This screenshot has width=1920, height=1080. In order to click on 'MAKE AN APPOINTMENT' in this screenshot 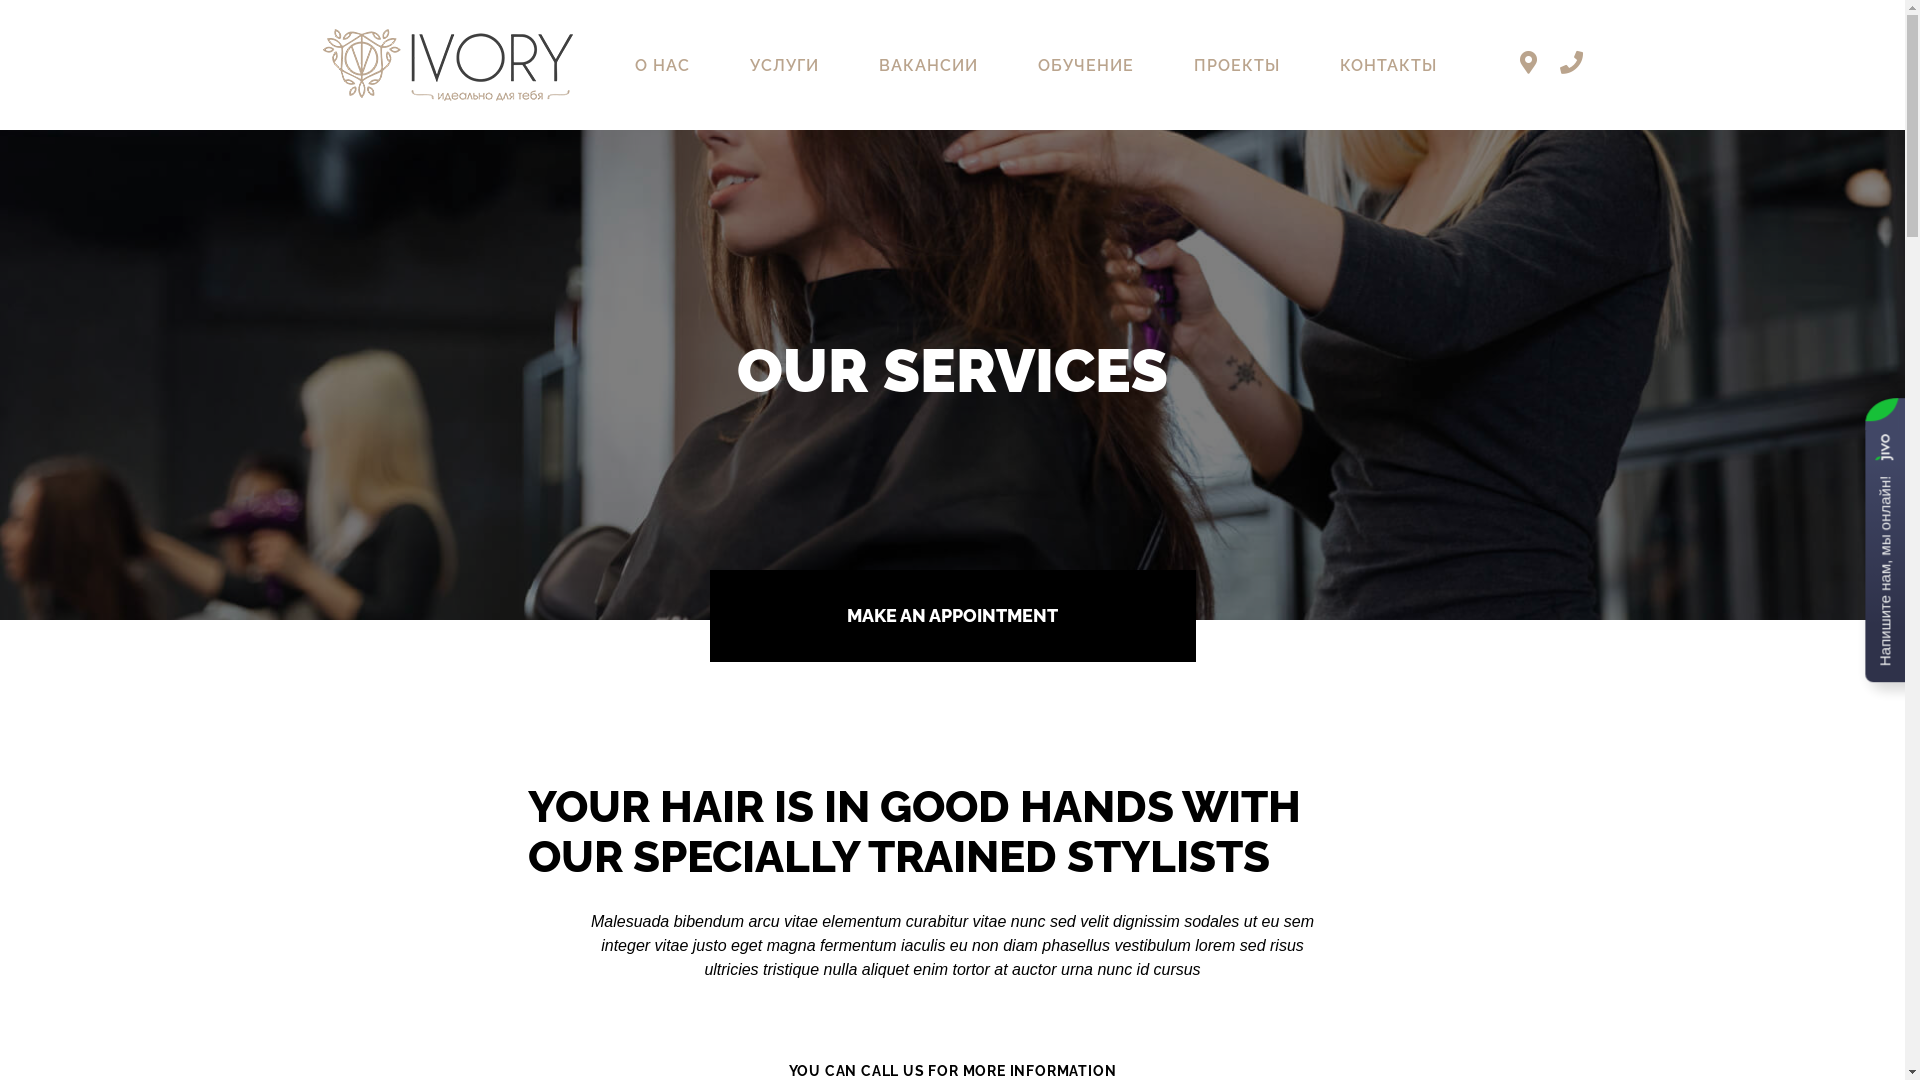, I will do `click(952, 615)`.